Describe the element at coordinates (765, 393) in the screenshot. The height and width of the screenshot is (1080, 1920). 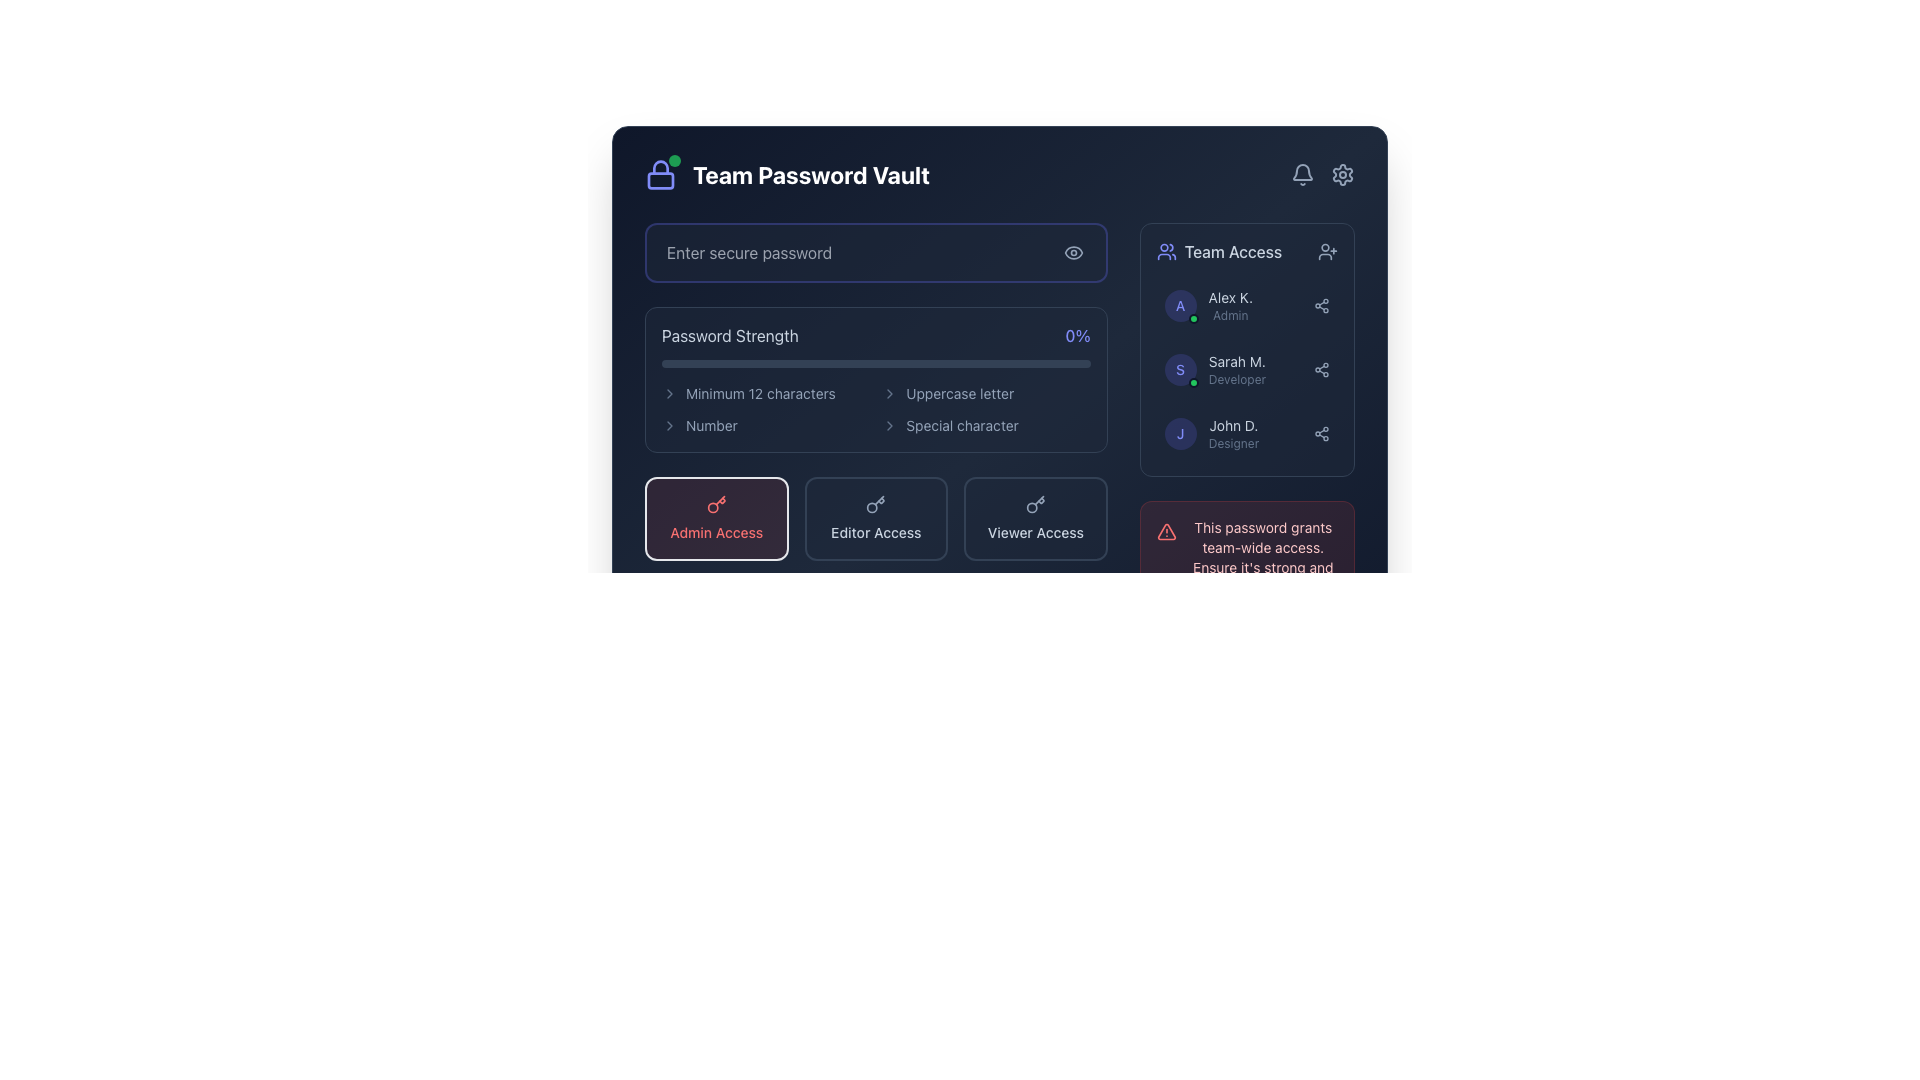
I see `the password strength criterion indicator text label` at that location.